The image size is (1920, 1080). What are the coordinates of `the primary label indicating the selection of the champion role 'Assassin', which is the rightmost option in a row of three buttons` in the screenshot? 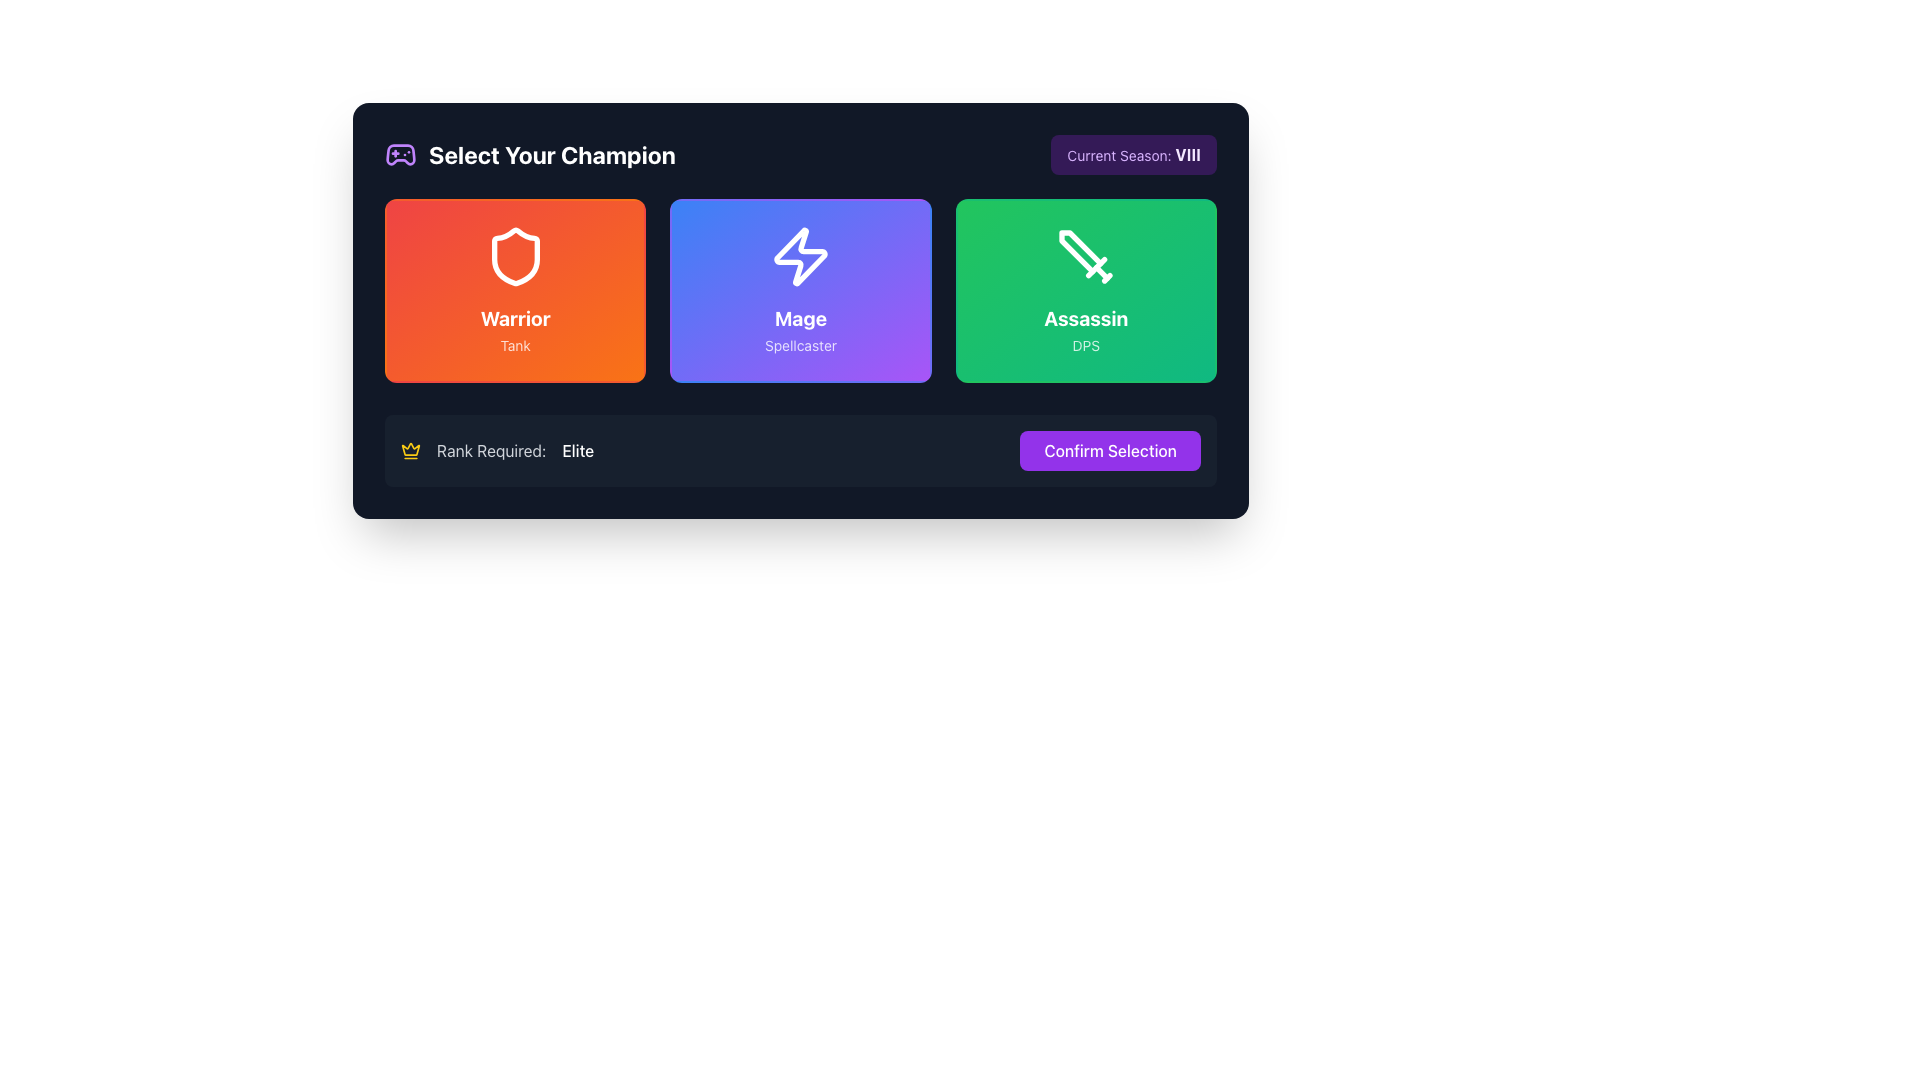 It's located at (1085, 318).